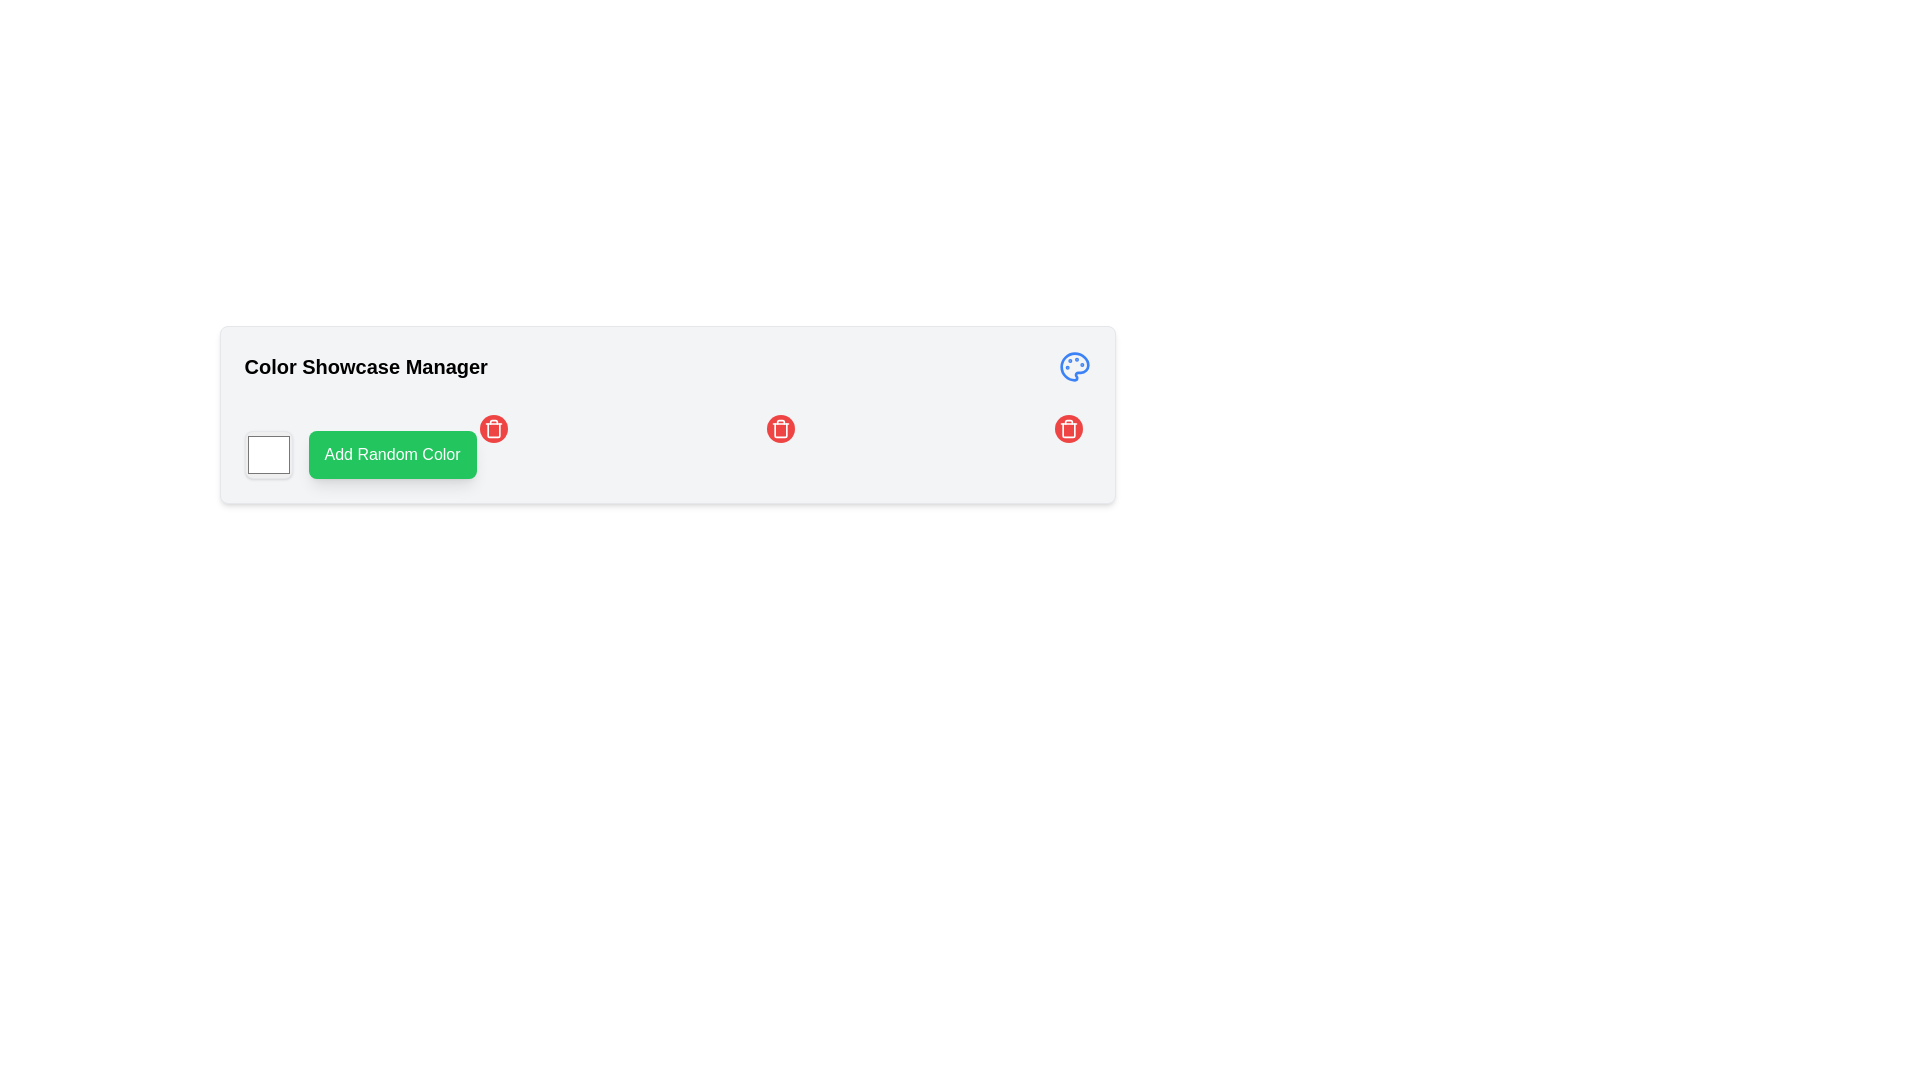  What do you see at coordinates (267, 455) in the screenshot?
I see `the color selection or display box, which is the leftmost item in a row` at bounding box center [267, 455].